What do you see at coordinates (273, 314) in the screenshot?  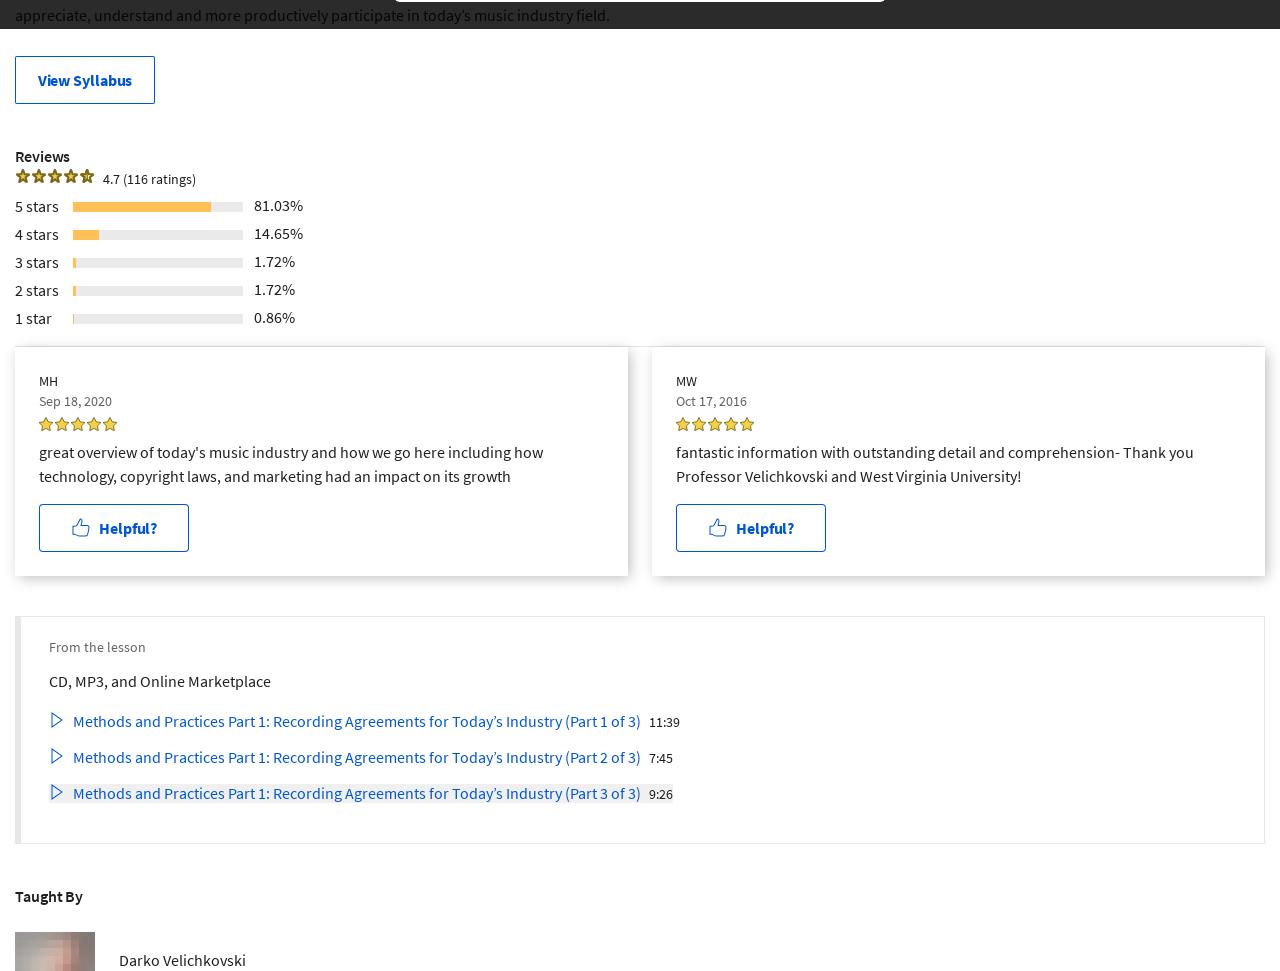 I see `'0.86%'` at bounding box center [273, 314].